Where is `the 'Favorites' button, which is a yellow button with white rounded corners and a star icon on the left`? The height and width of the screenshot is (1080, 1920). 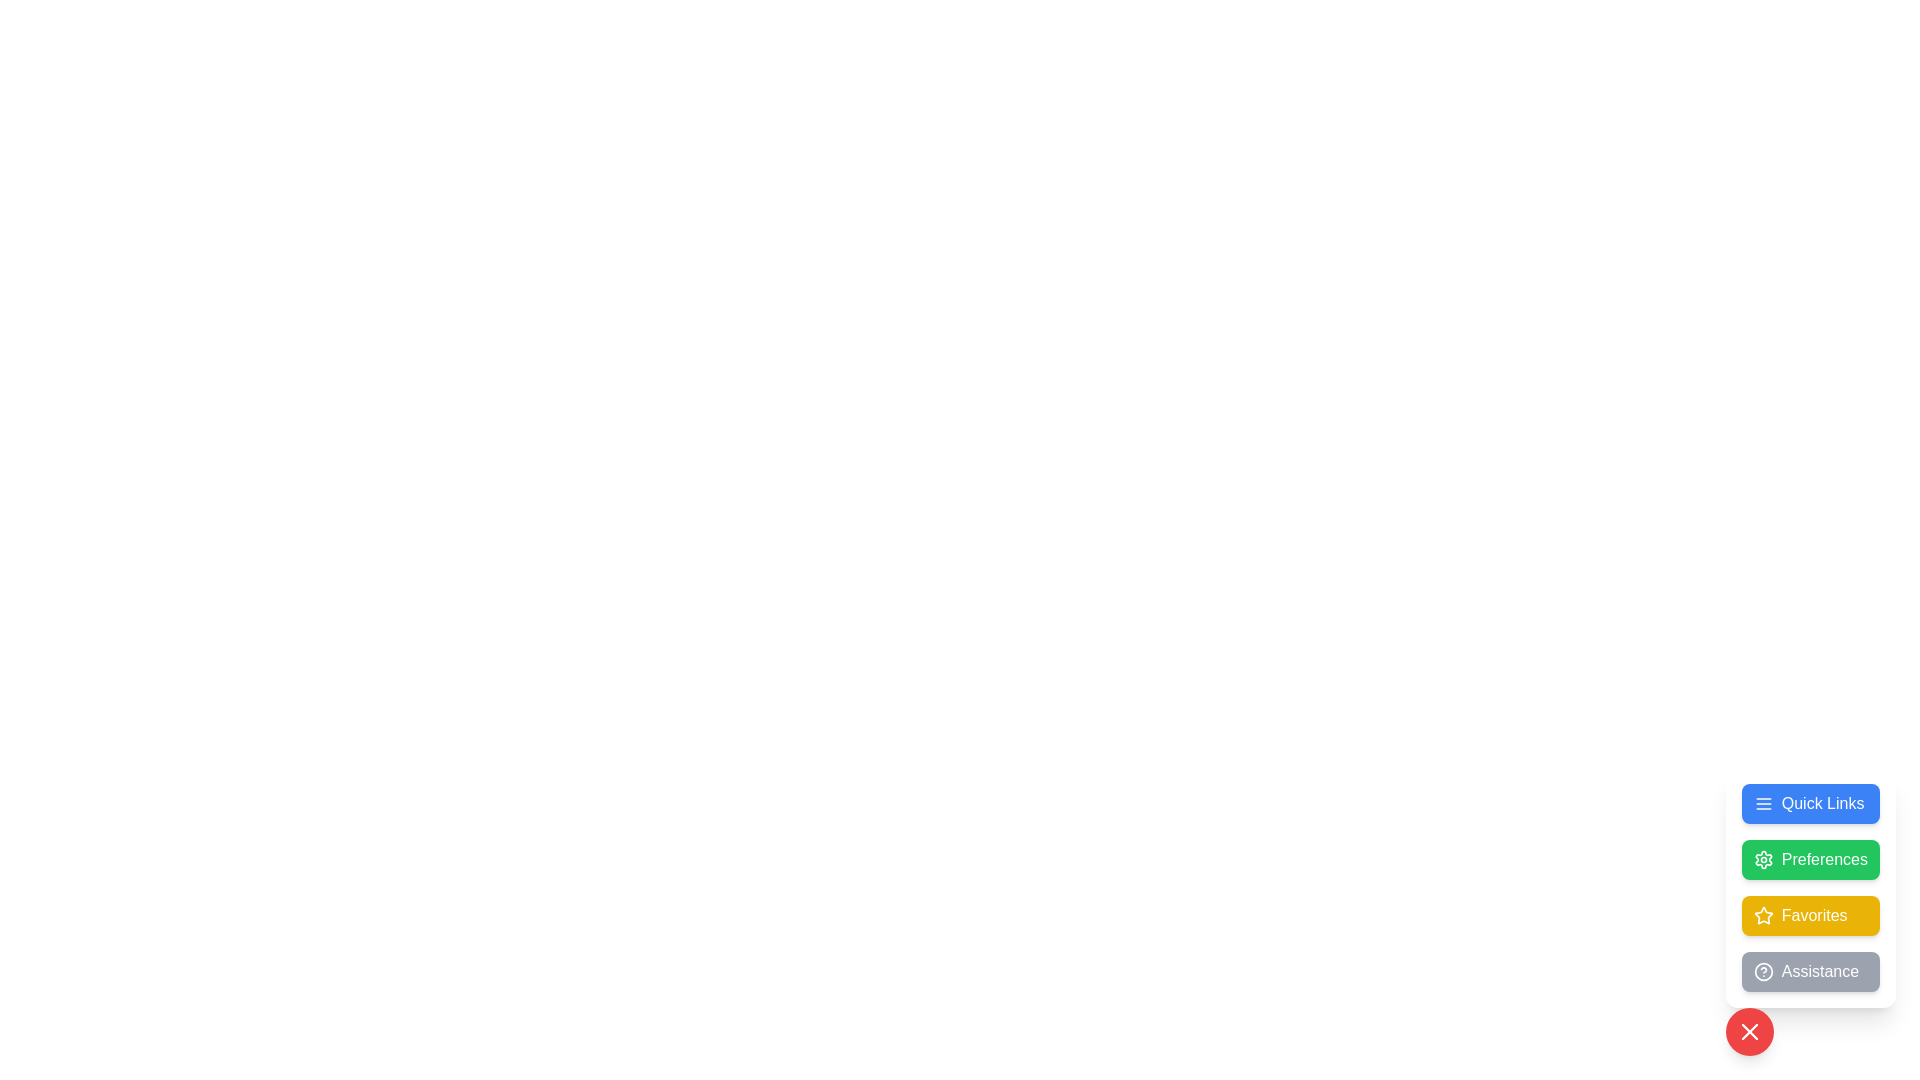 the 'Favorites' button, which is a yellow button with white rounded corners and a star icon on the left is located at coordinates (1809, 915).